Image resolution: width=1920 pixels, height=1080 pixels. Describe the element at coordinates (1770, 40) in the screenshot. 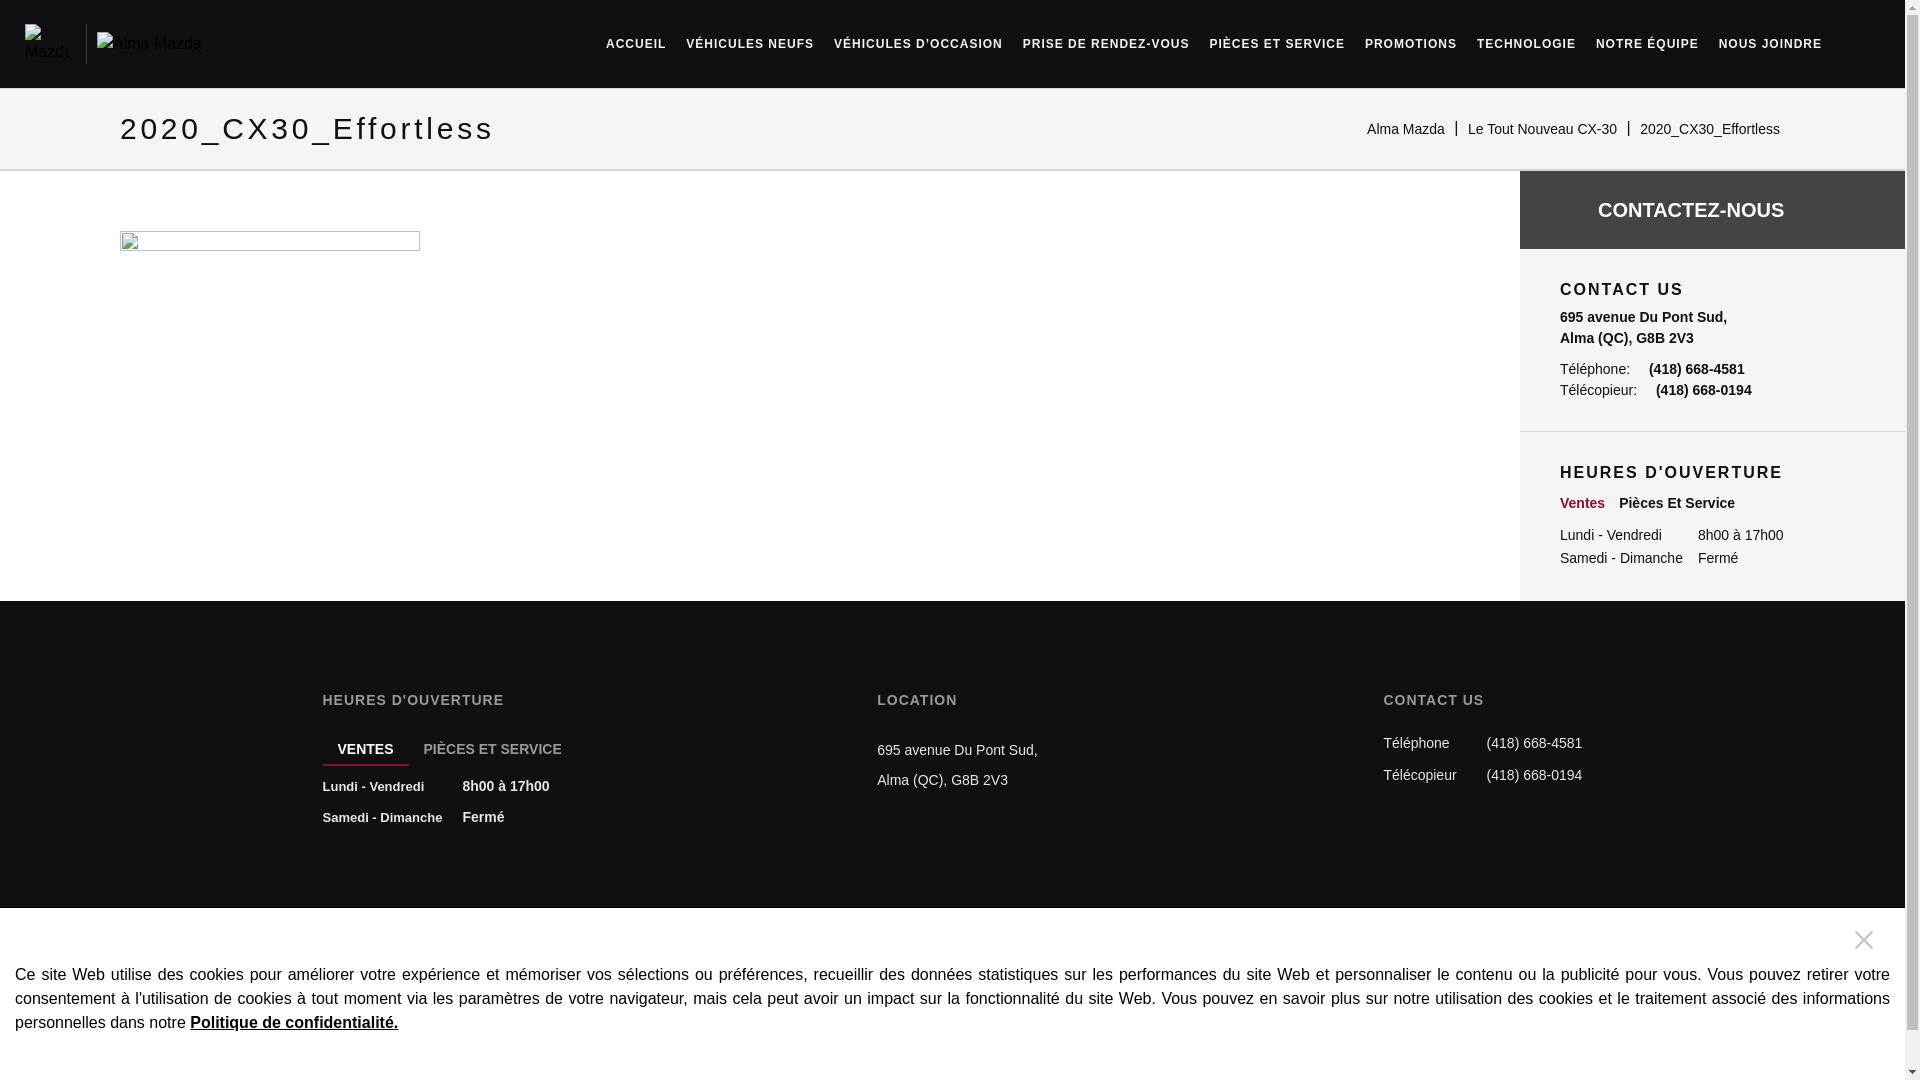

I see `'NOUS JOINDRE'` at that location.